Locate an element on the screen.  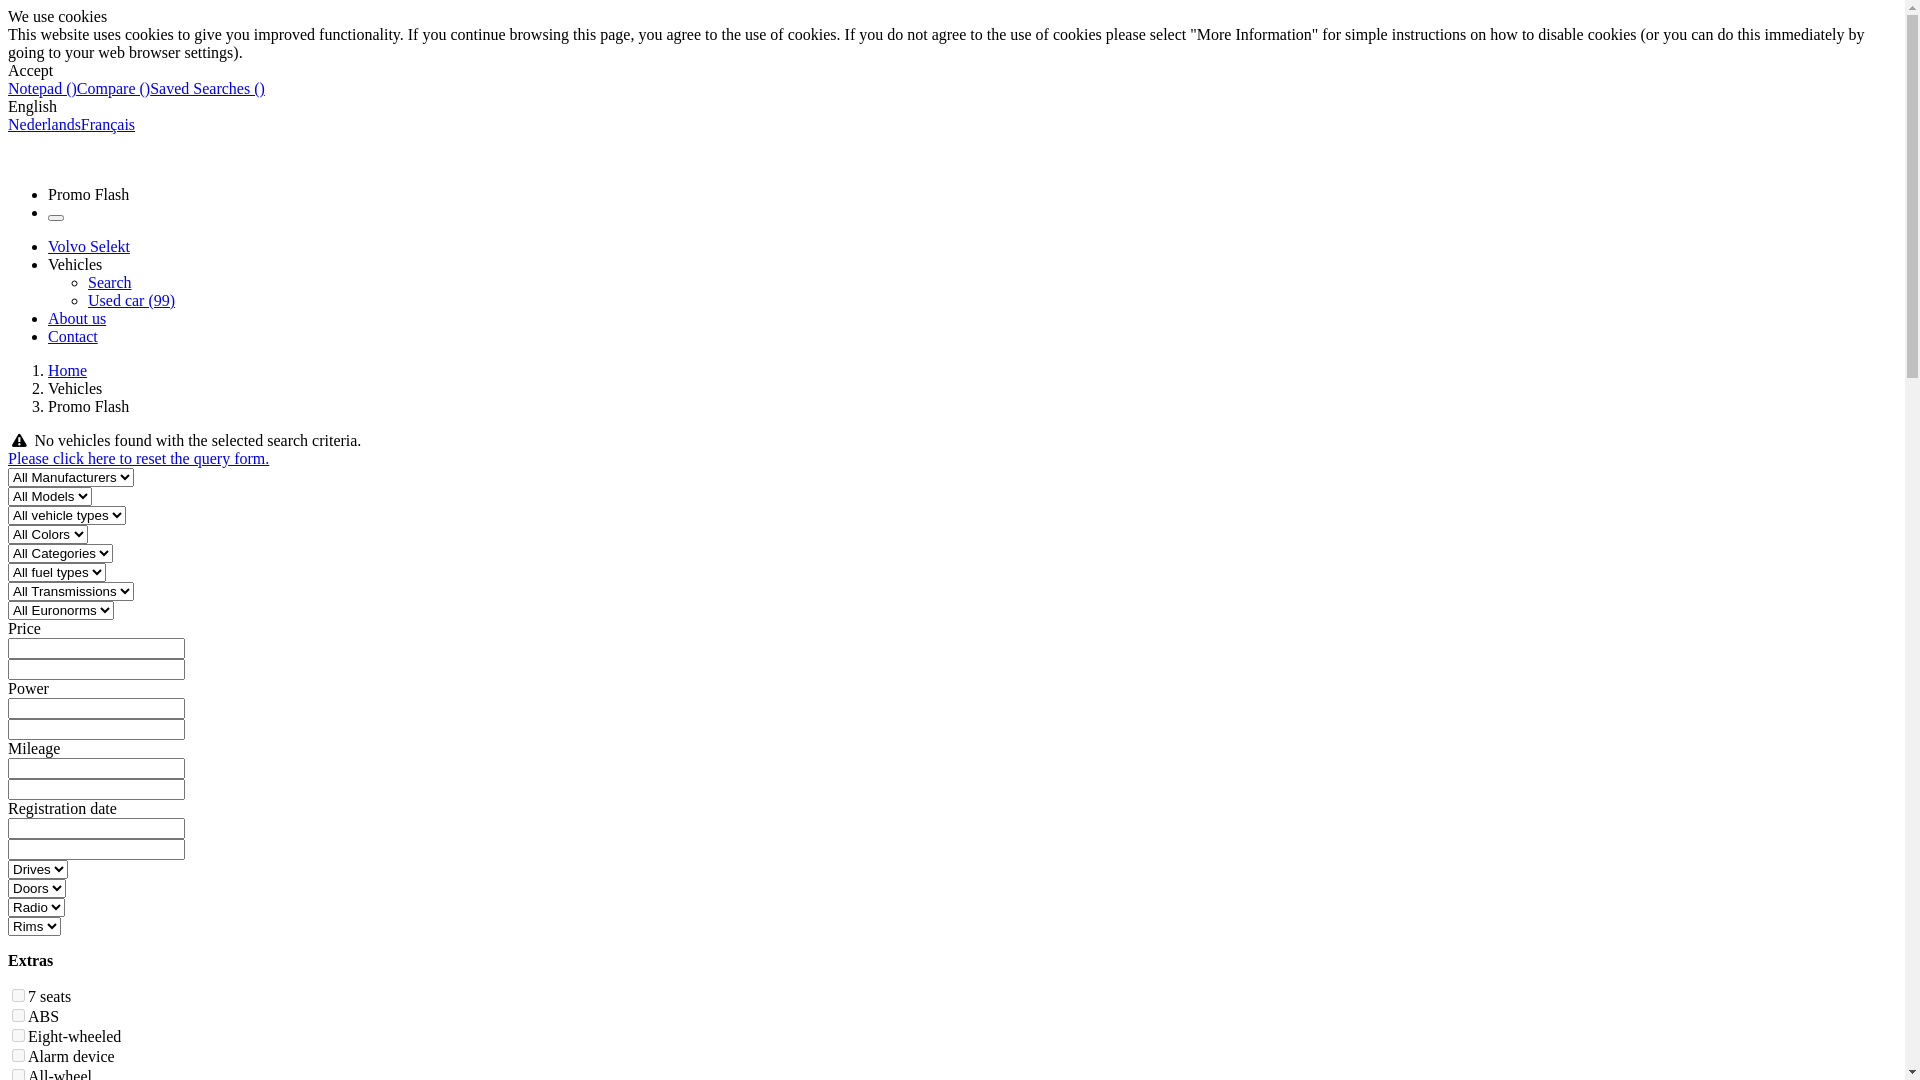
'Please click here to reset the query form.' is located at coordinates (8, 458).